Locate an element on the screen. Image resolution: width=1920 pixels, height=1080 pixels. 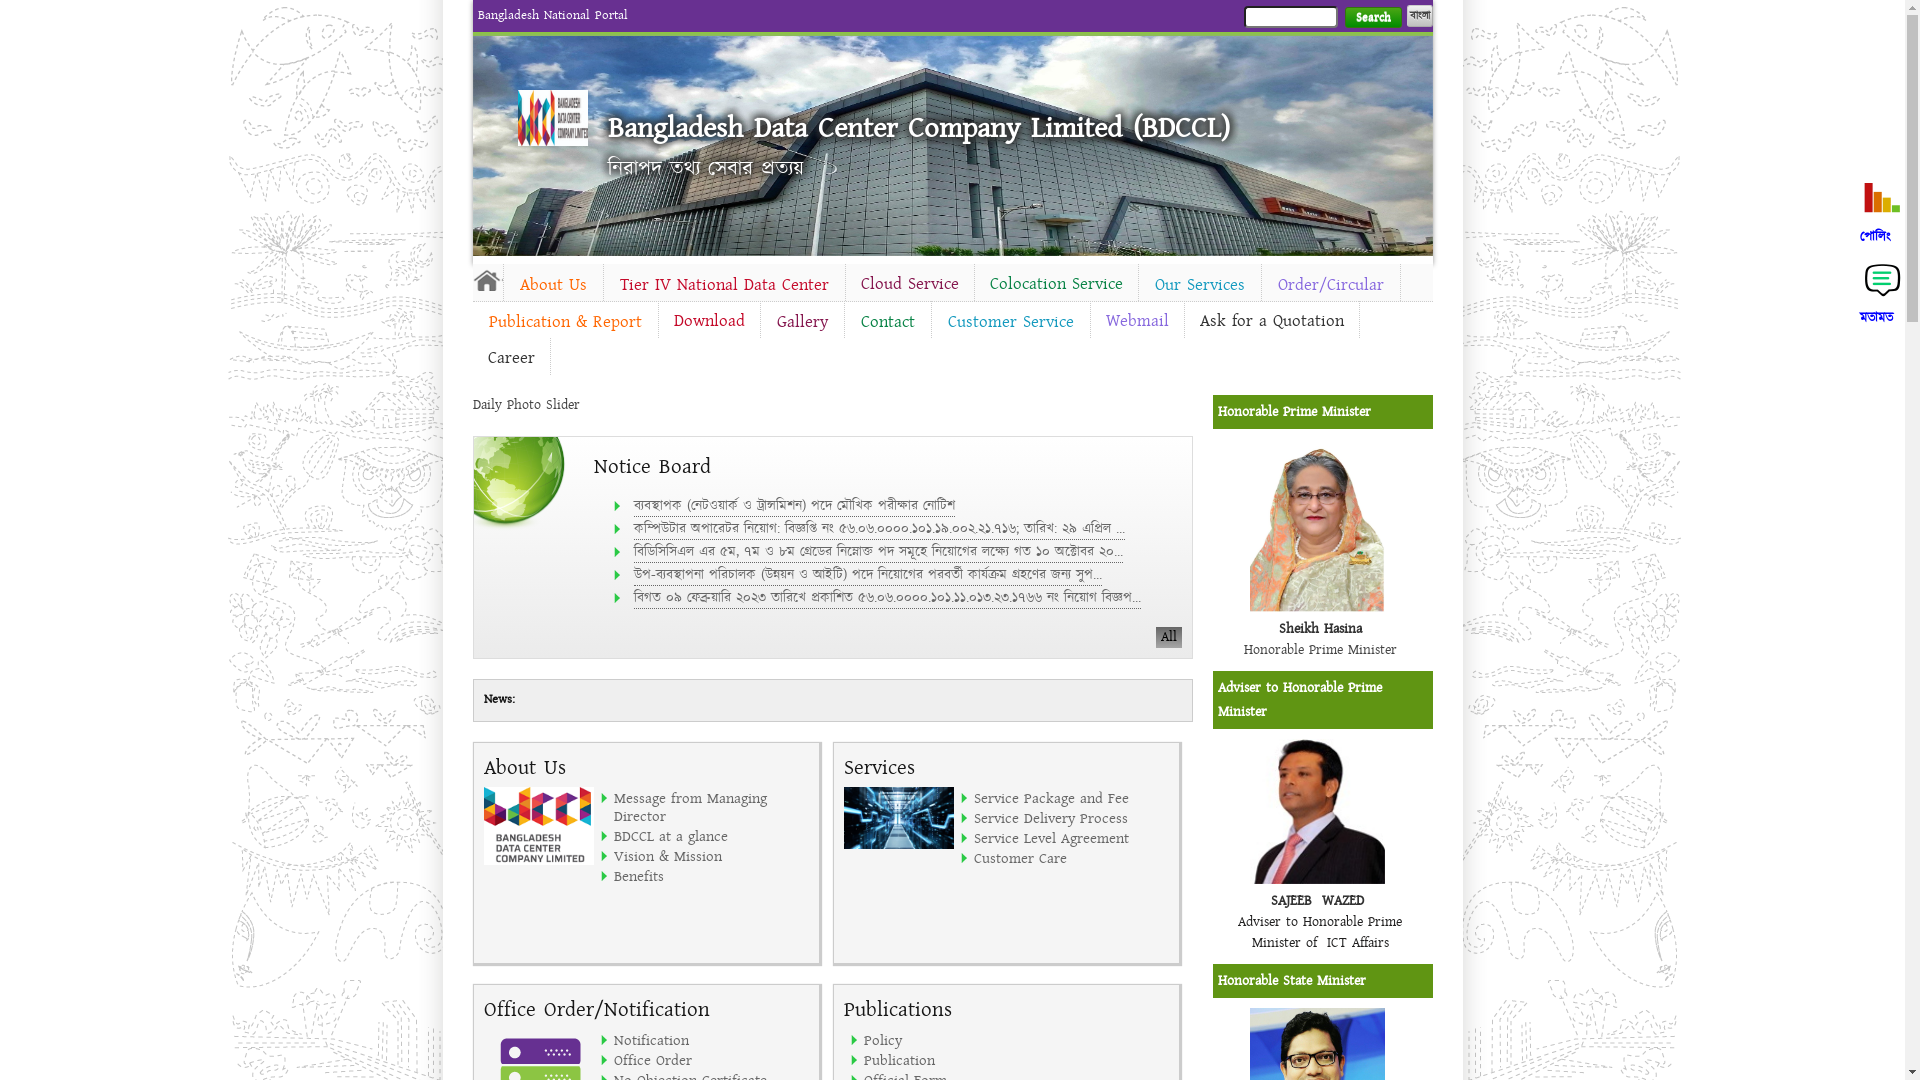
'Publication & Report' is located at coordinates (563, 320).